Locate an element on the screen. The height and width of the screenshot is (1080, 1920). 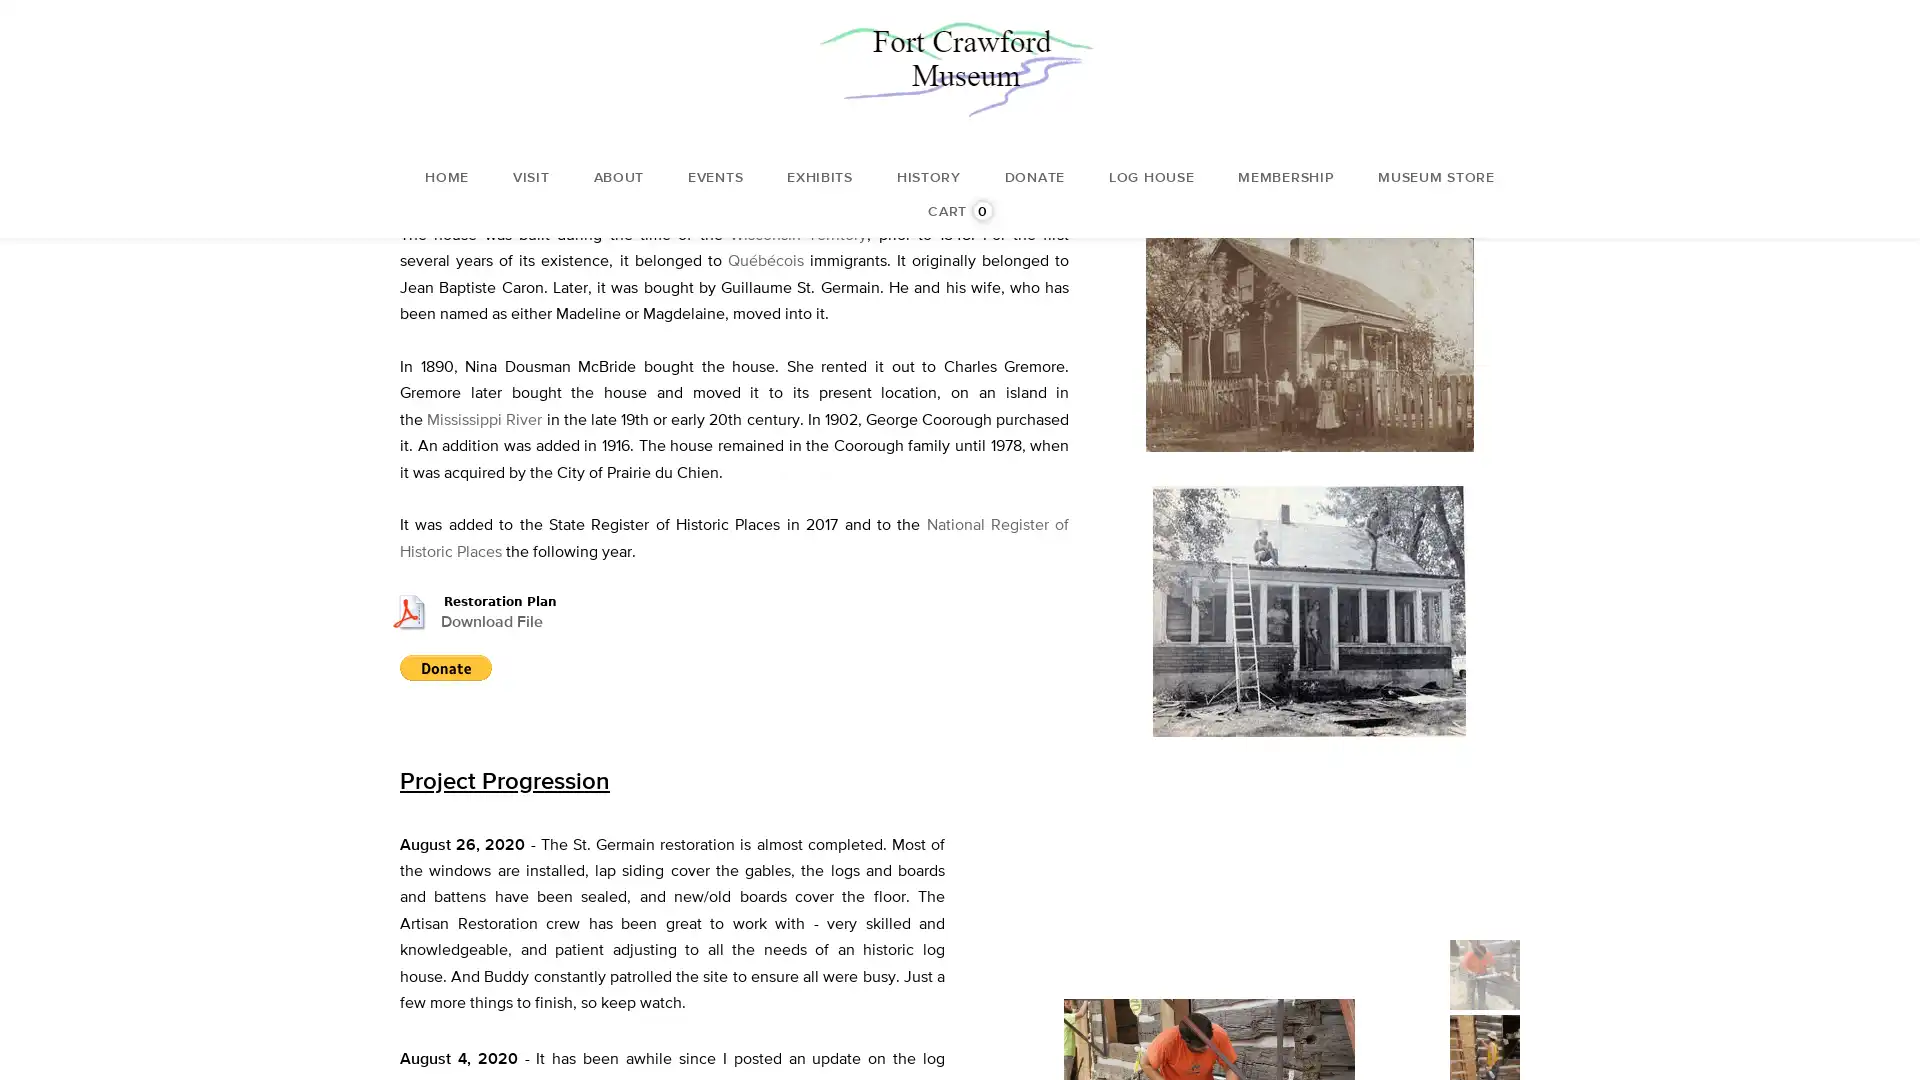
Donate with PayPal button is located at coordinates (445, 955).